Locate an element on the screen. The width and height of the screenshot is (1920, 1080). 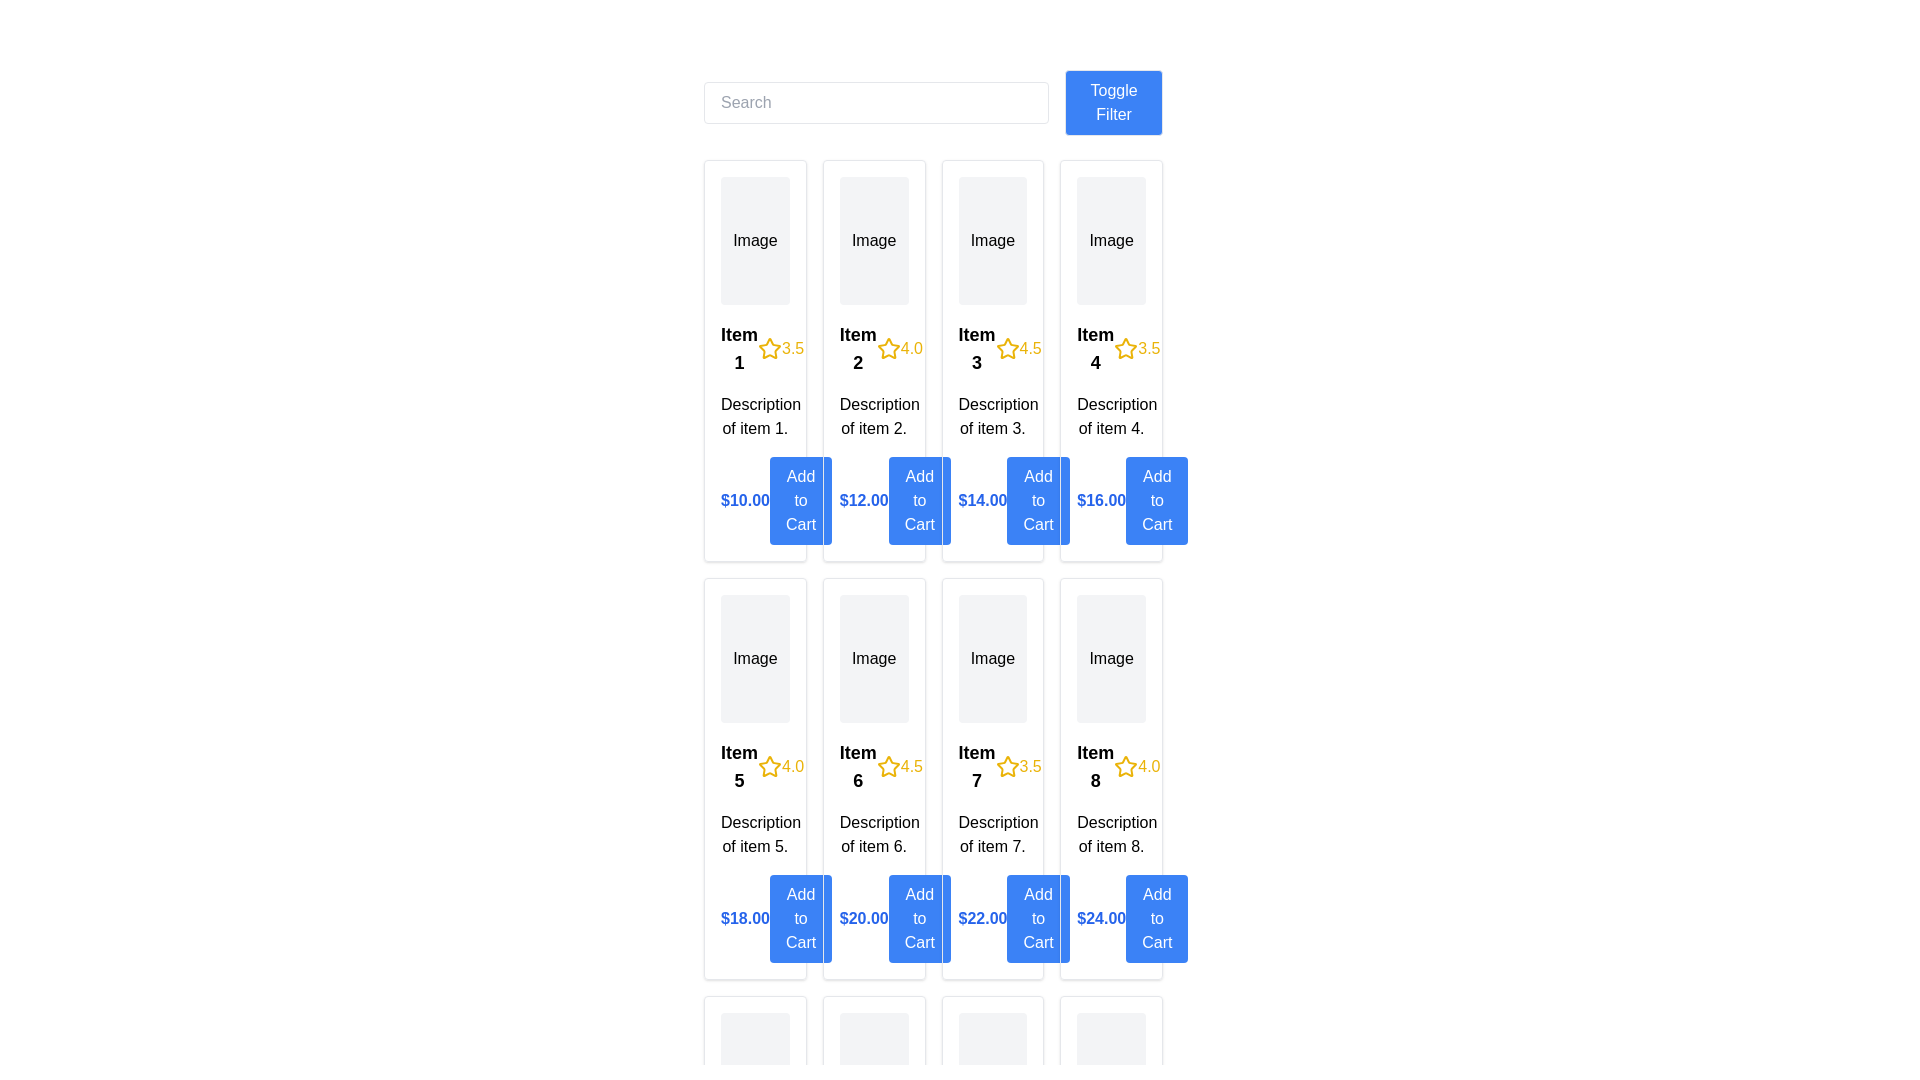
the fourth star icon in the rating indicator for 'Item 7', which visually represents a rating level in a 5-star system is located at coordinates (1007, 765).